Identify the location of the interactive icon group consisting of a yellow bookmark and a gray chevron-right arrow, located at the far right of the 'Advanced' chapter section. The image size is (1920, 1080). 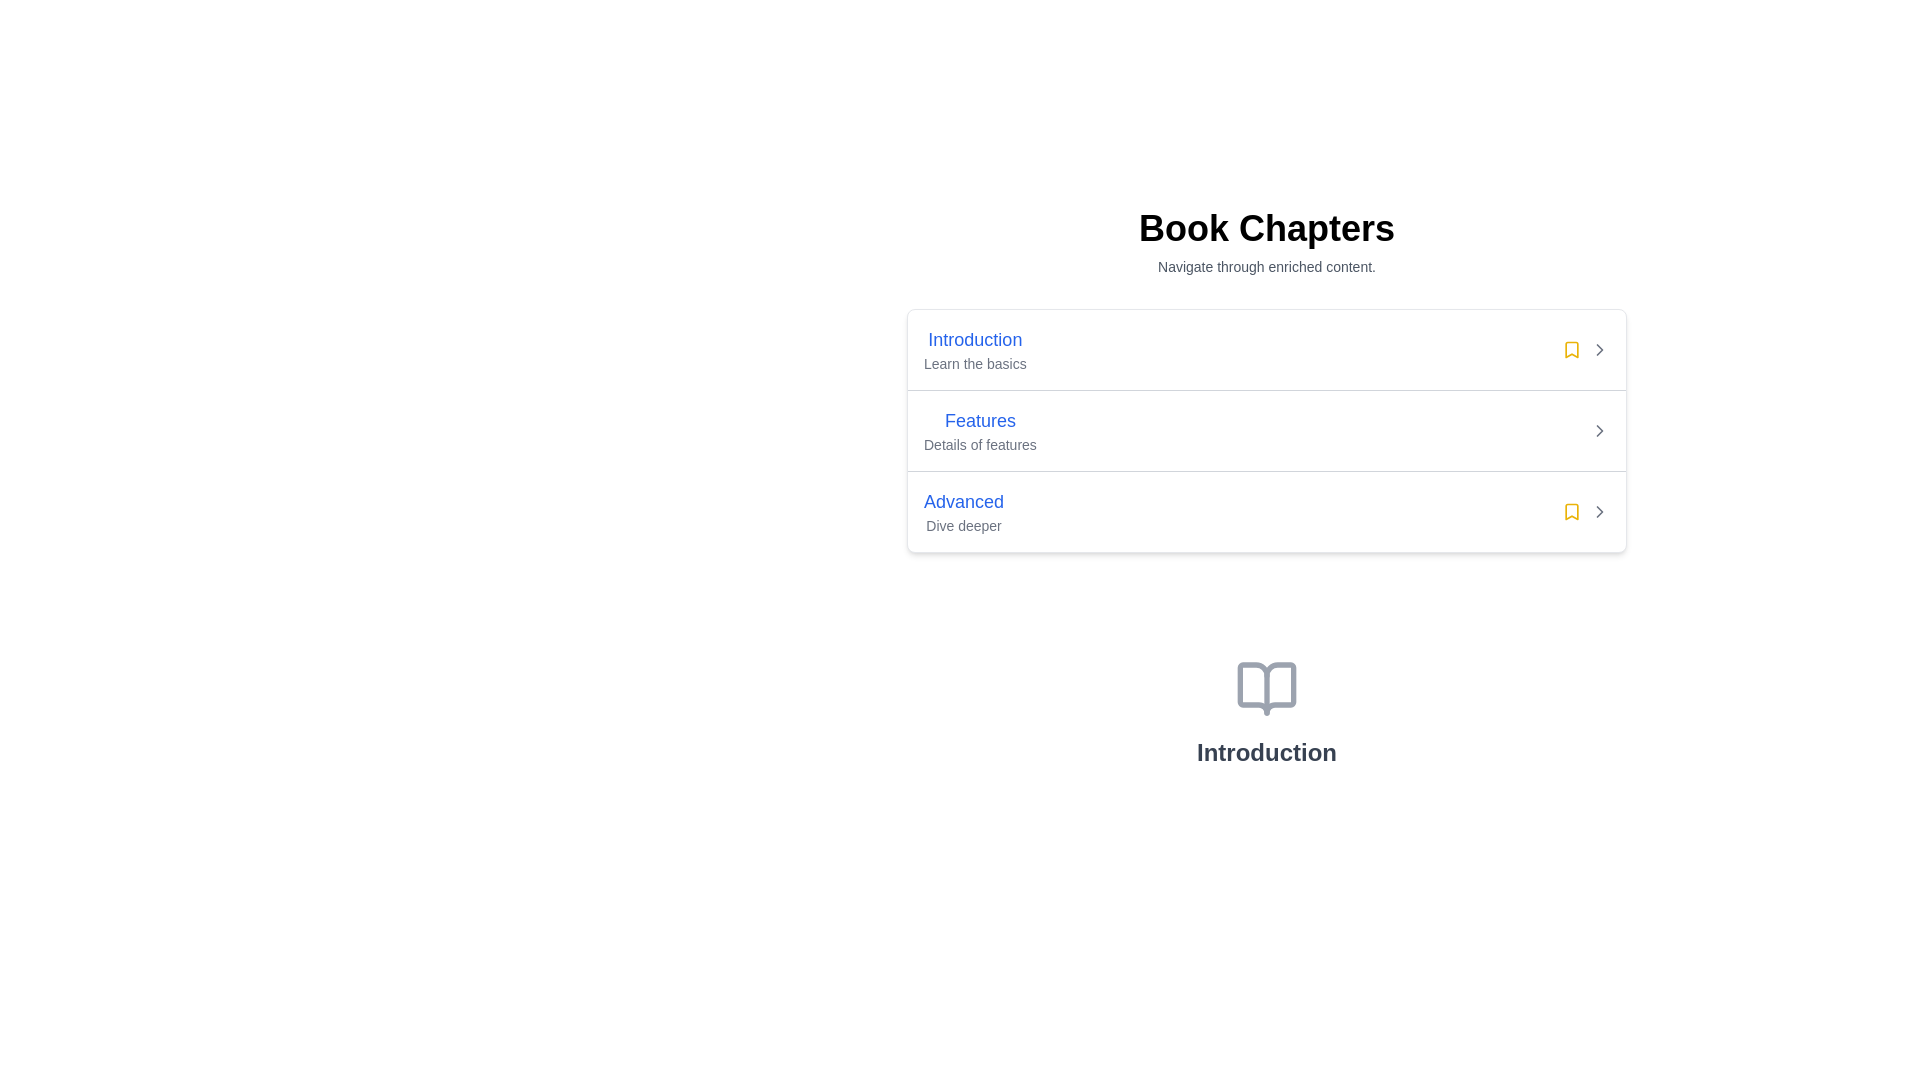
(1584, 511).